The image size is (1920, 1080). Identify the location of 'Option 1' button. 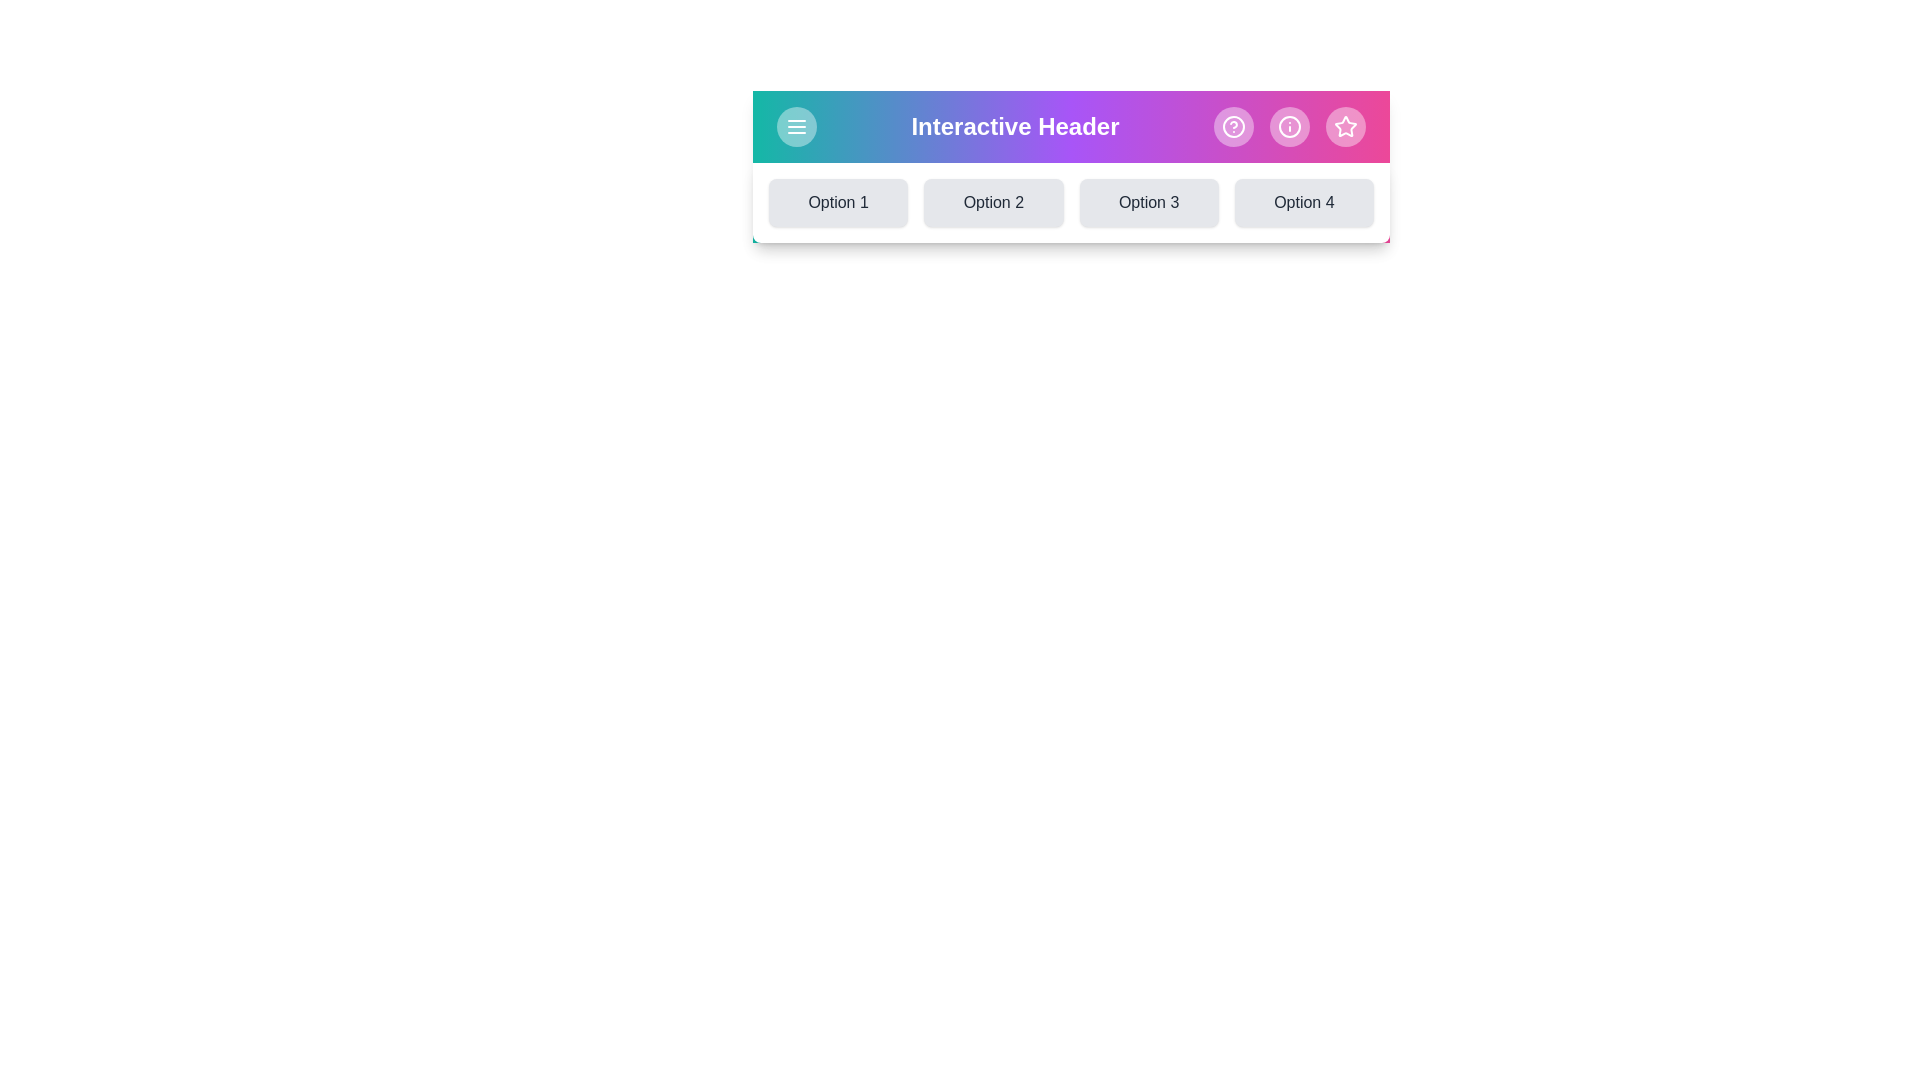
(838, 203).